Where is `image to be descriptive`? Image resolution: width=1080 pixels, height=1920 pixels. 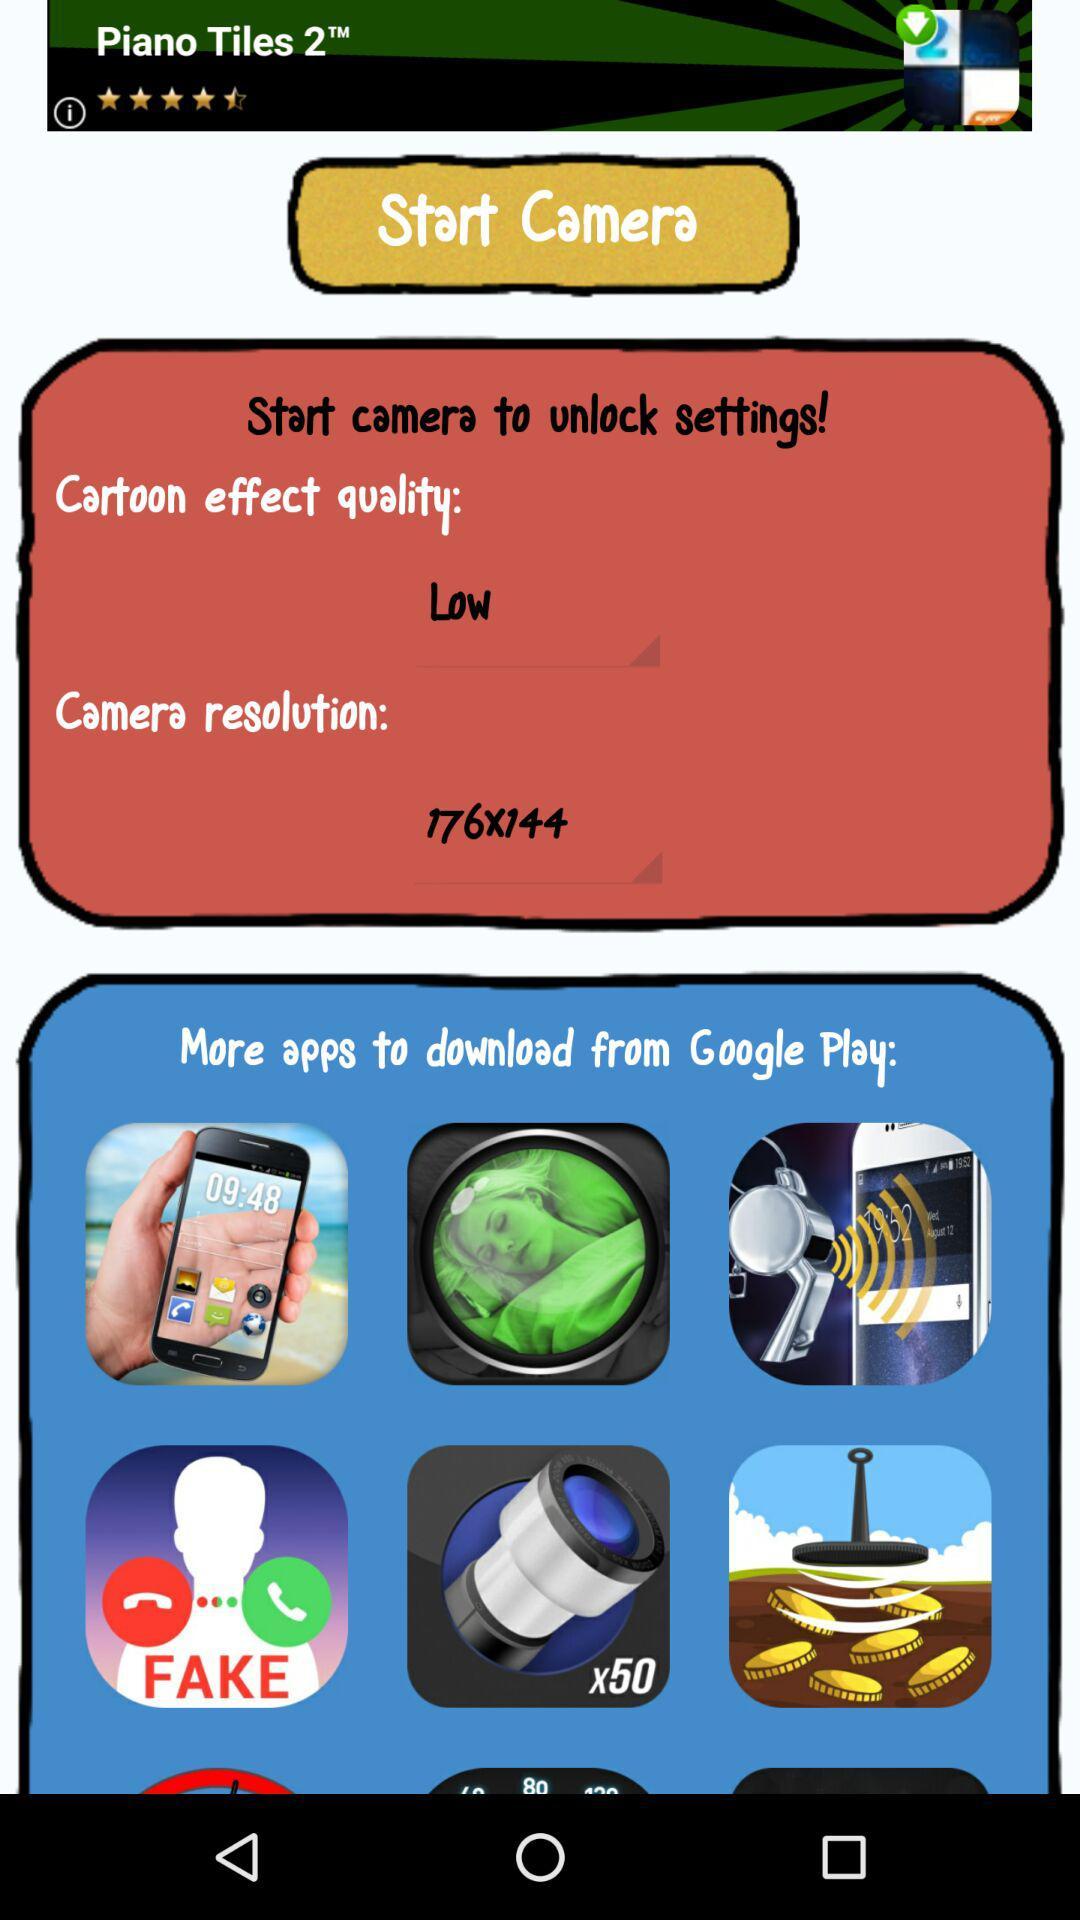
image to be descriptive is located at coordinates (859, 1252).